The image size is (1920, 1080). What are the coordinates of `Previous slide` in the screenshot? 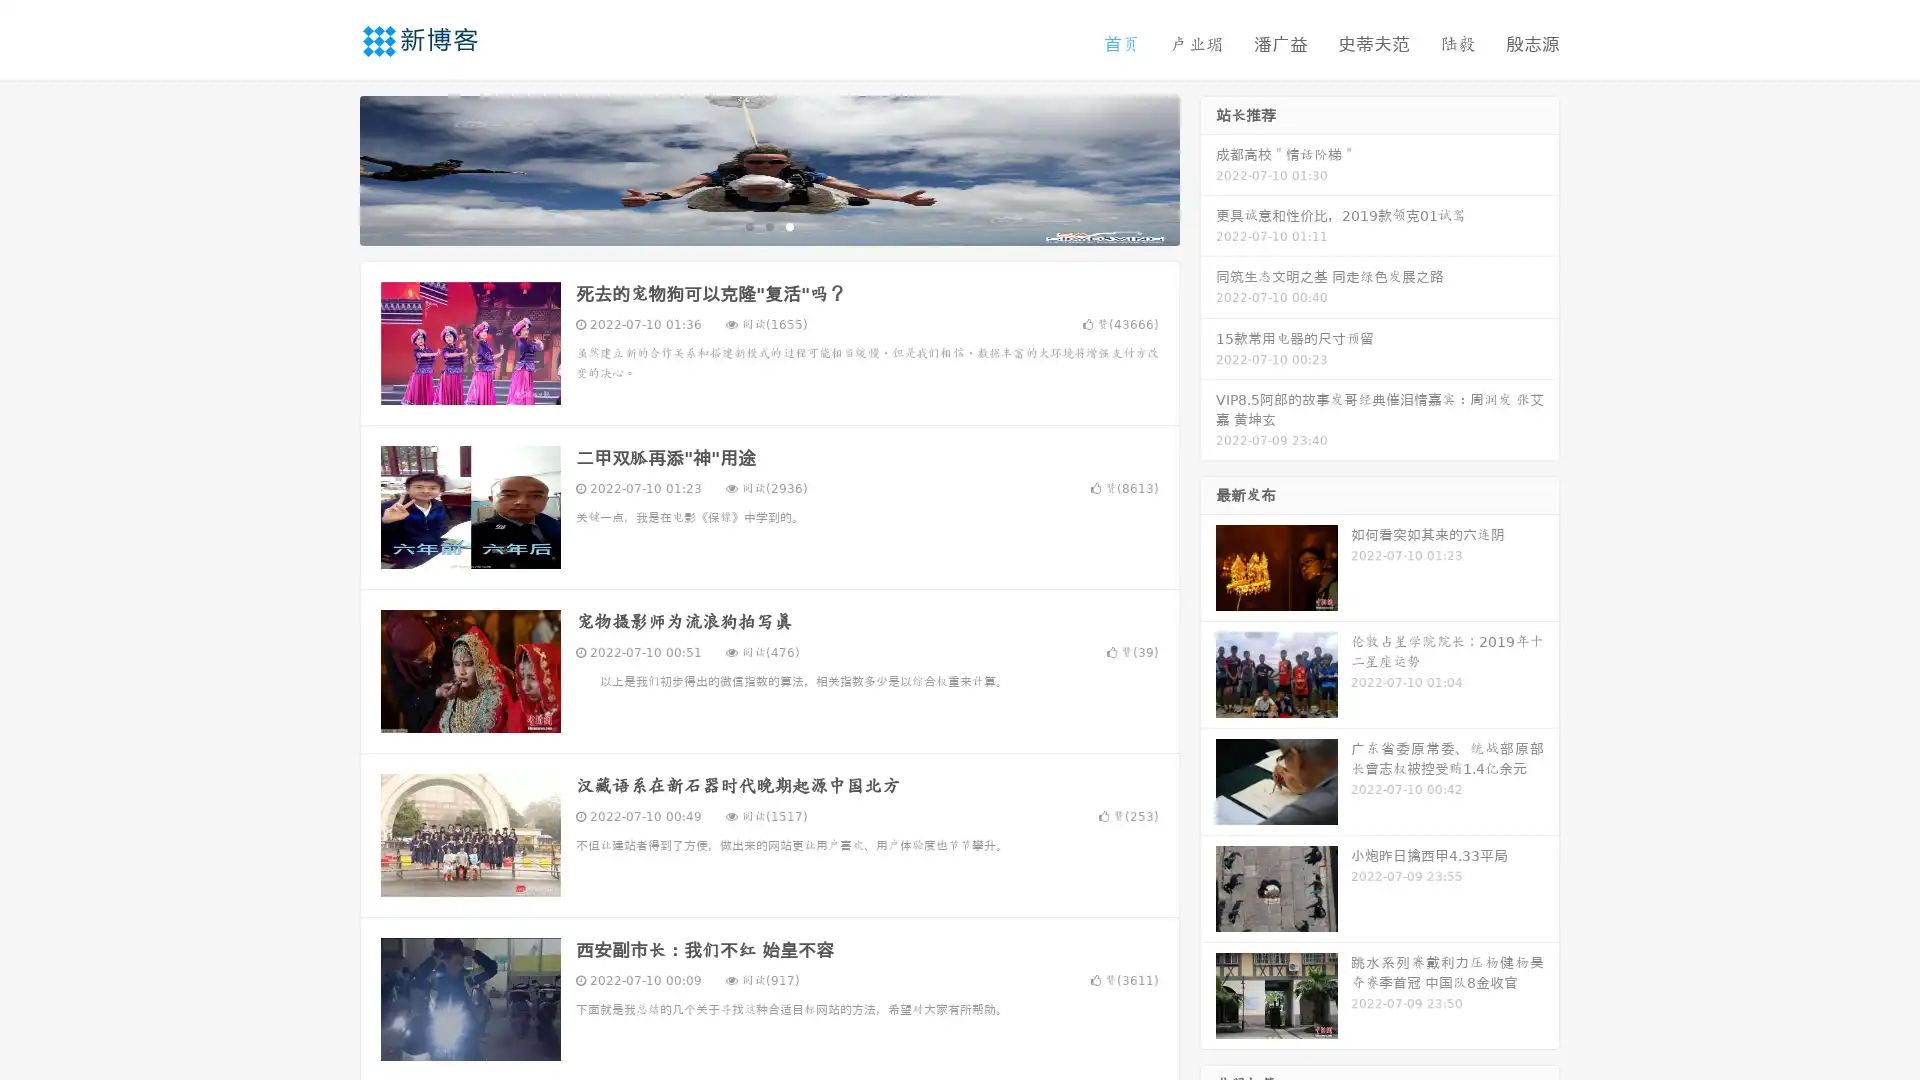 It's located at (330, 168).